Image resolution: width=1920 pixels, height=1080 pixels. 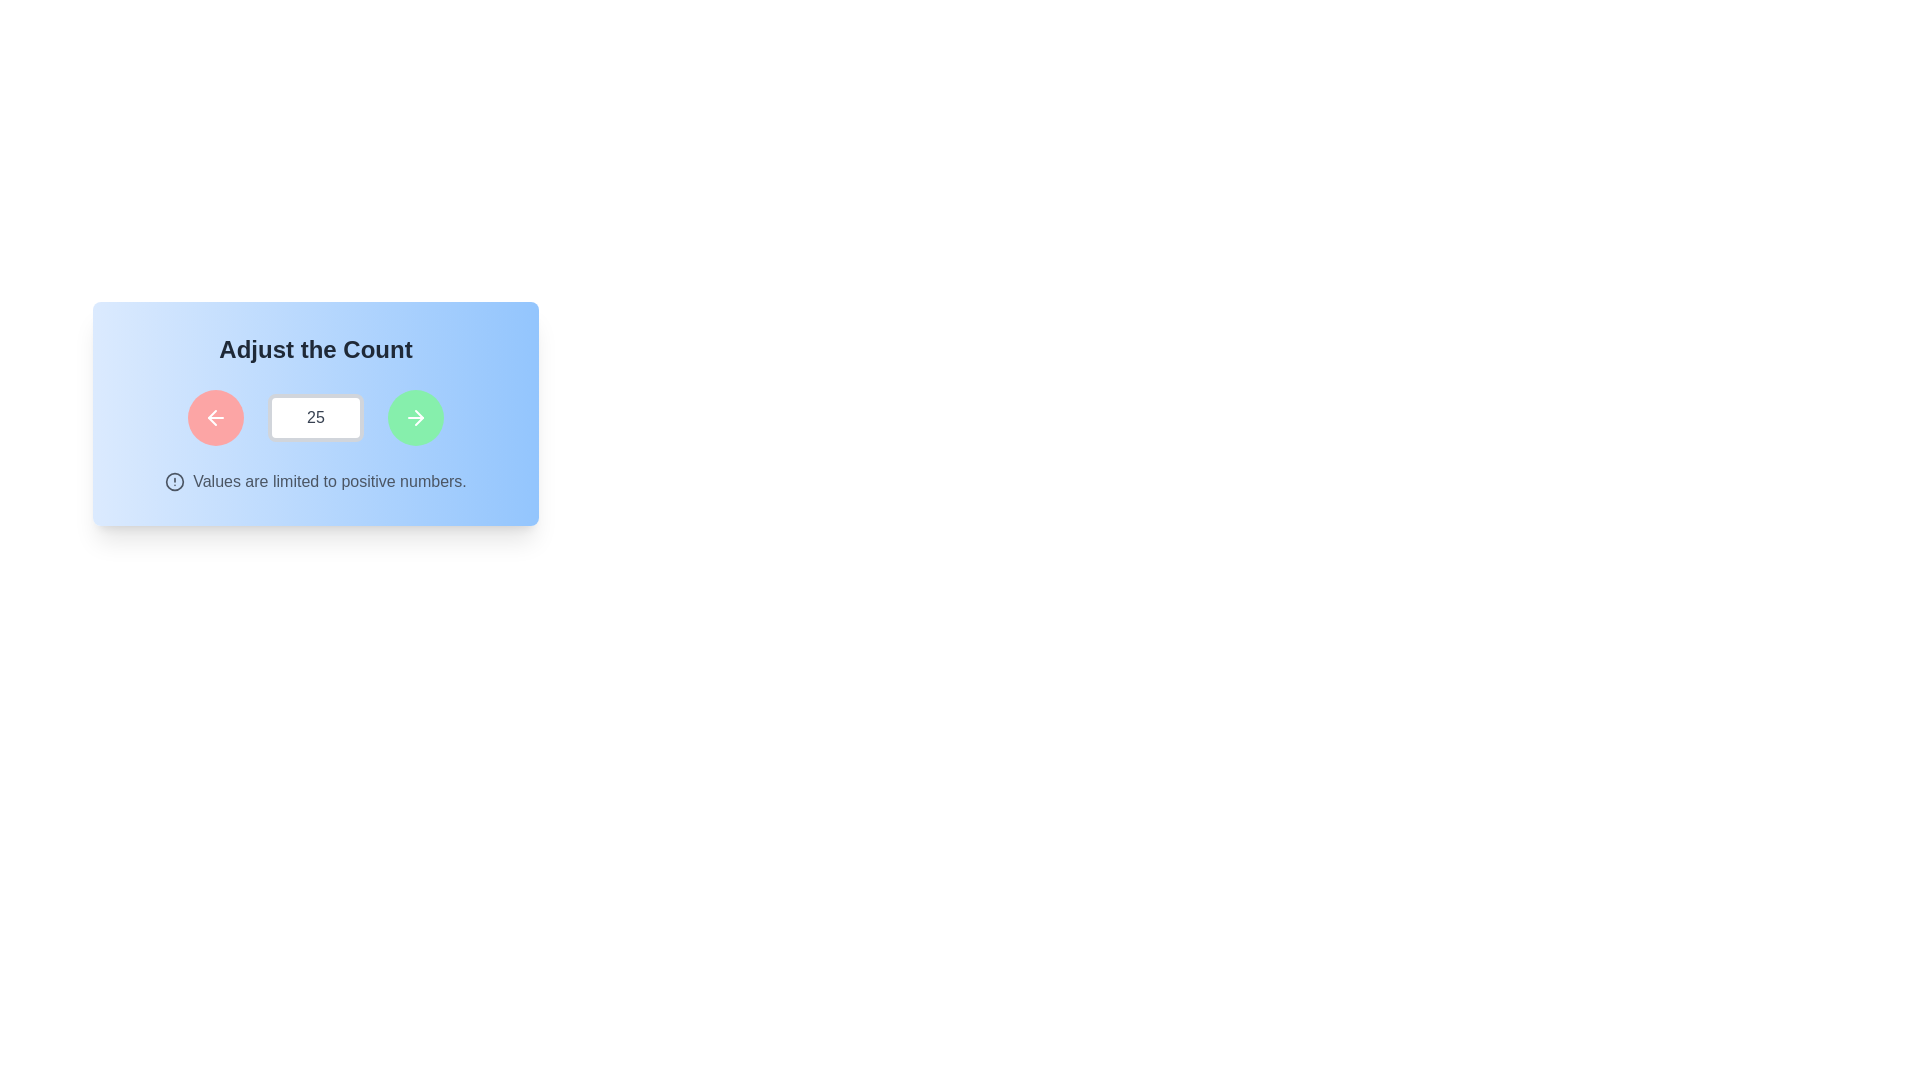 I want to click on the green circular button with a white rightward arrow icon, so click(x=415, y=416).